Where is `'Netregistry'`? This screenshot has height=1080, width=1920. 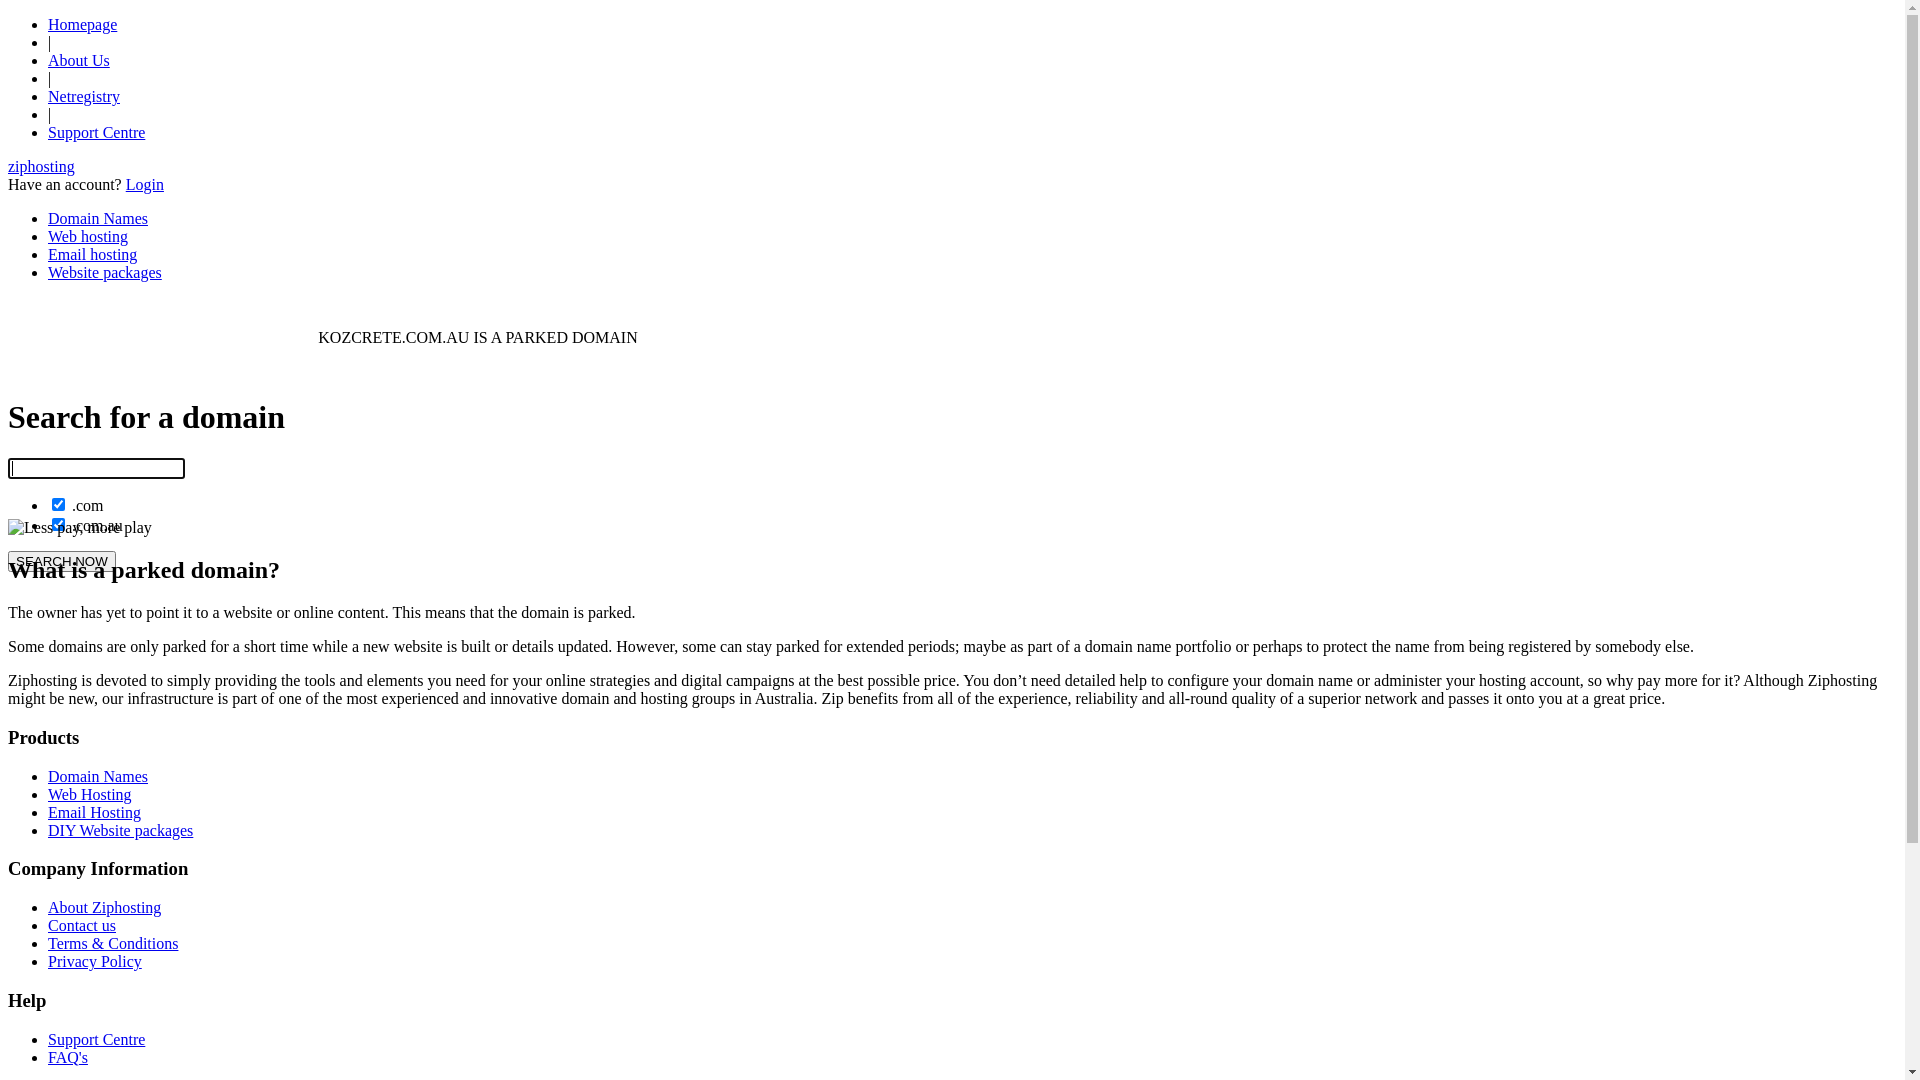
'Netregistry' is located at coordinates (82, 96).